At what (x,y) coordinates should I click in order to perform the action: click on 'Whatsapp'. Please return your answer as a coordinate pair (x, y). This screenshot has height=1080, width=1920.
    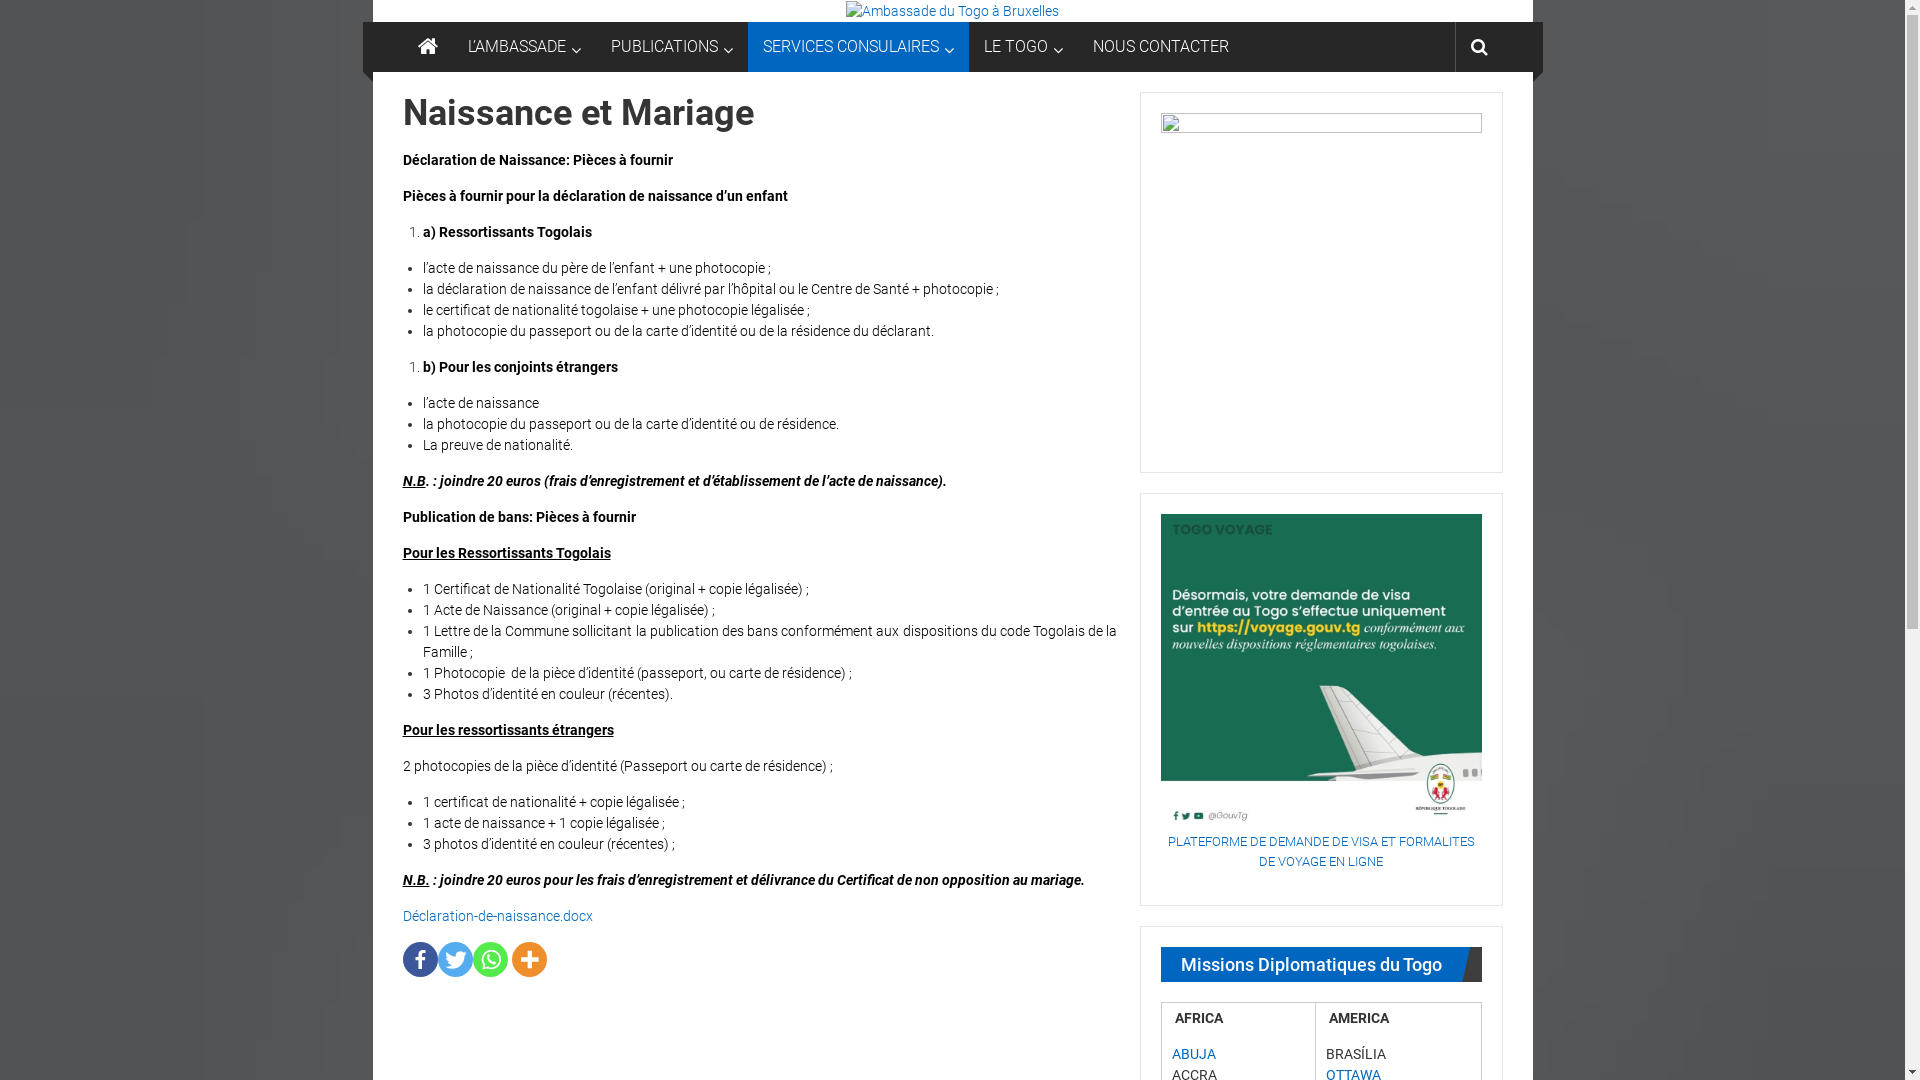
    Looking at the image, I should click on (489, 958).